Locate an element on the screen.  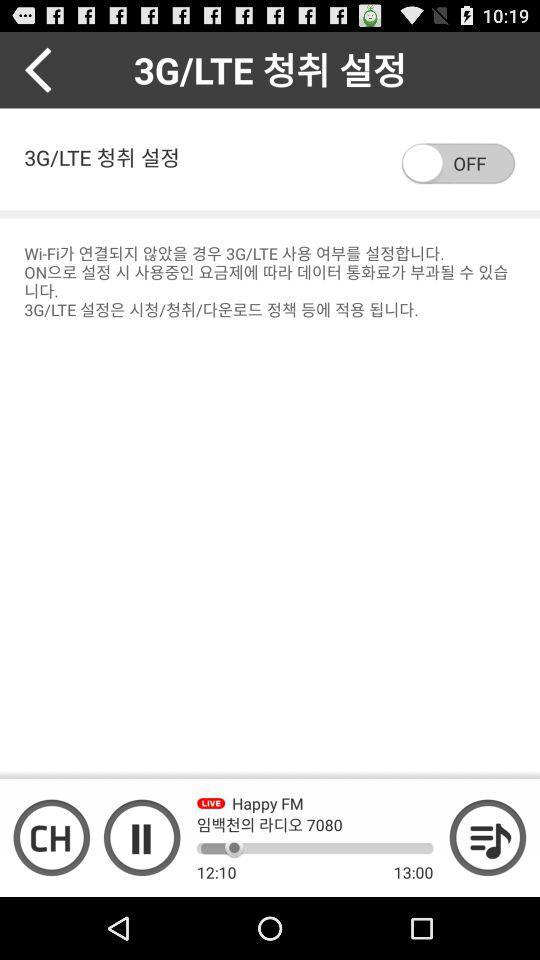
the arrow_backward icon is located at coordinates (38, 74).